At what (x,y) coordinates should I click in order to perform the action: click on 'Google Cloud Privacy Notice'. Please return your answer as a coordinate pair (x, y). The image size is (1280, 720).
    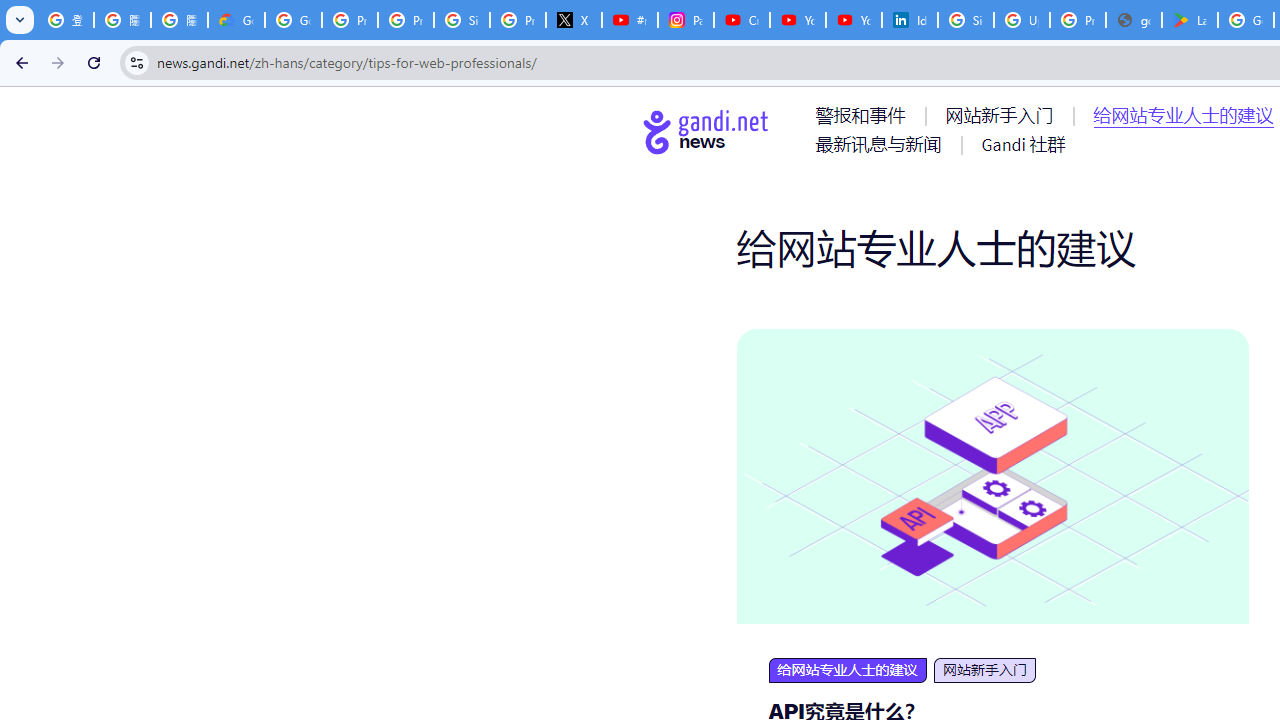
    Looking at the image, I should click on (236, 20).